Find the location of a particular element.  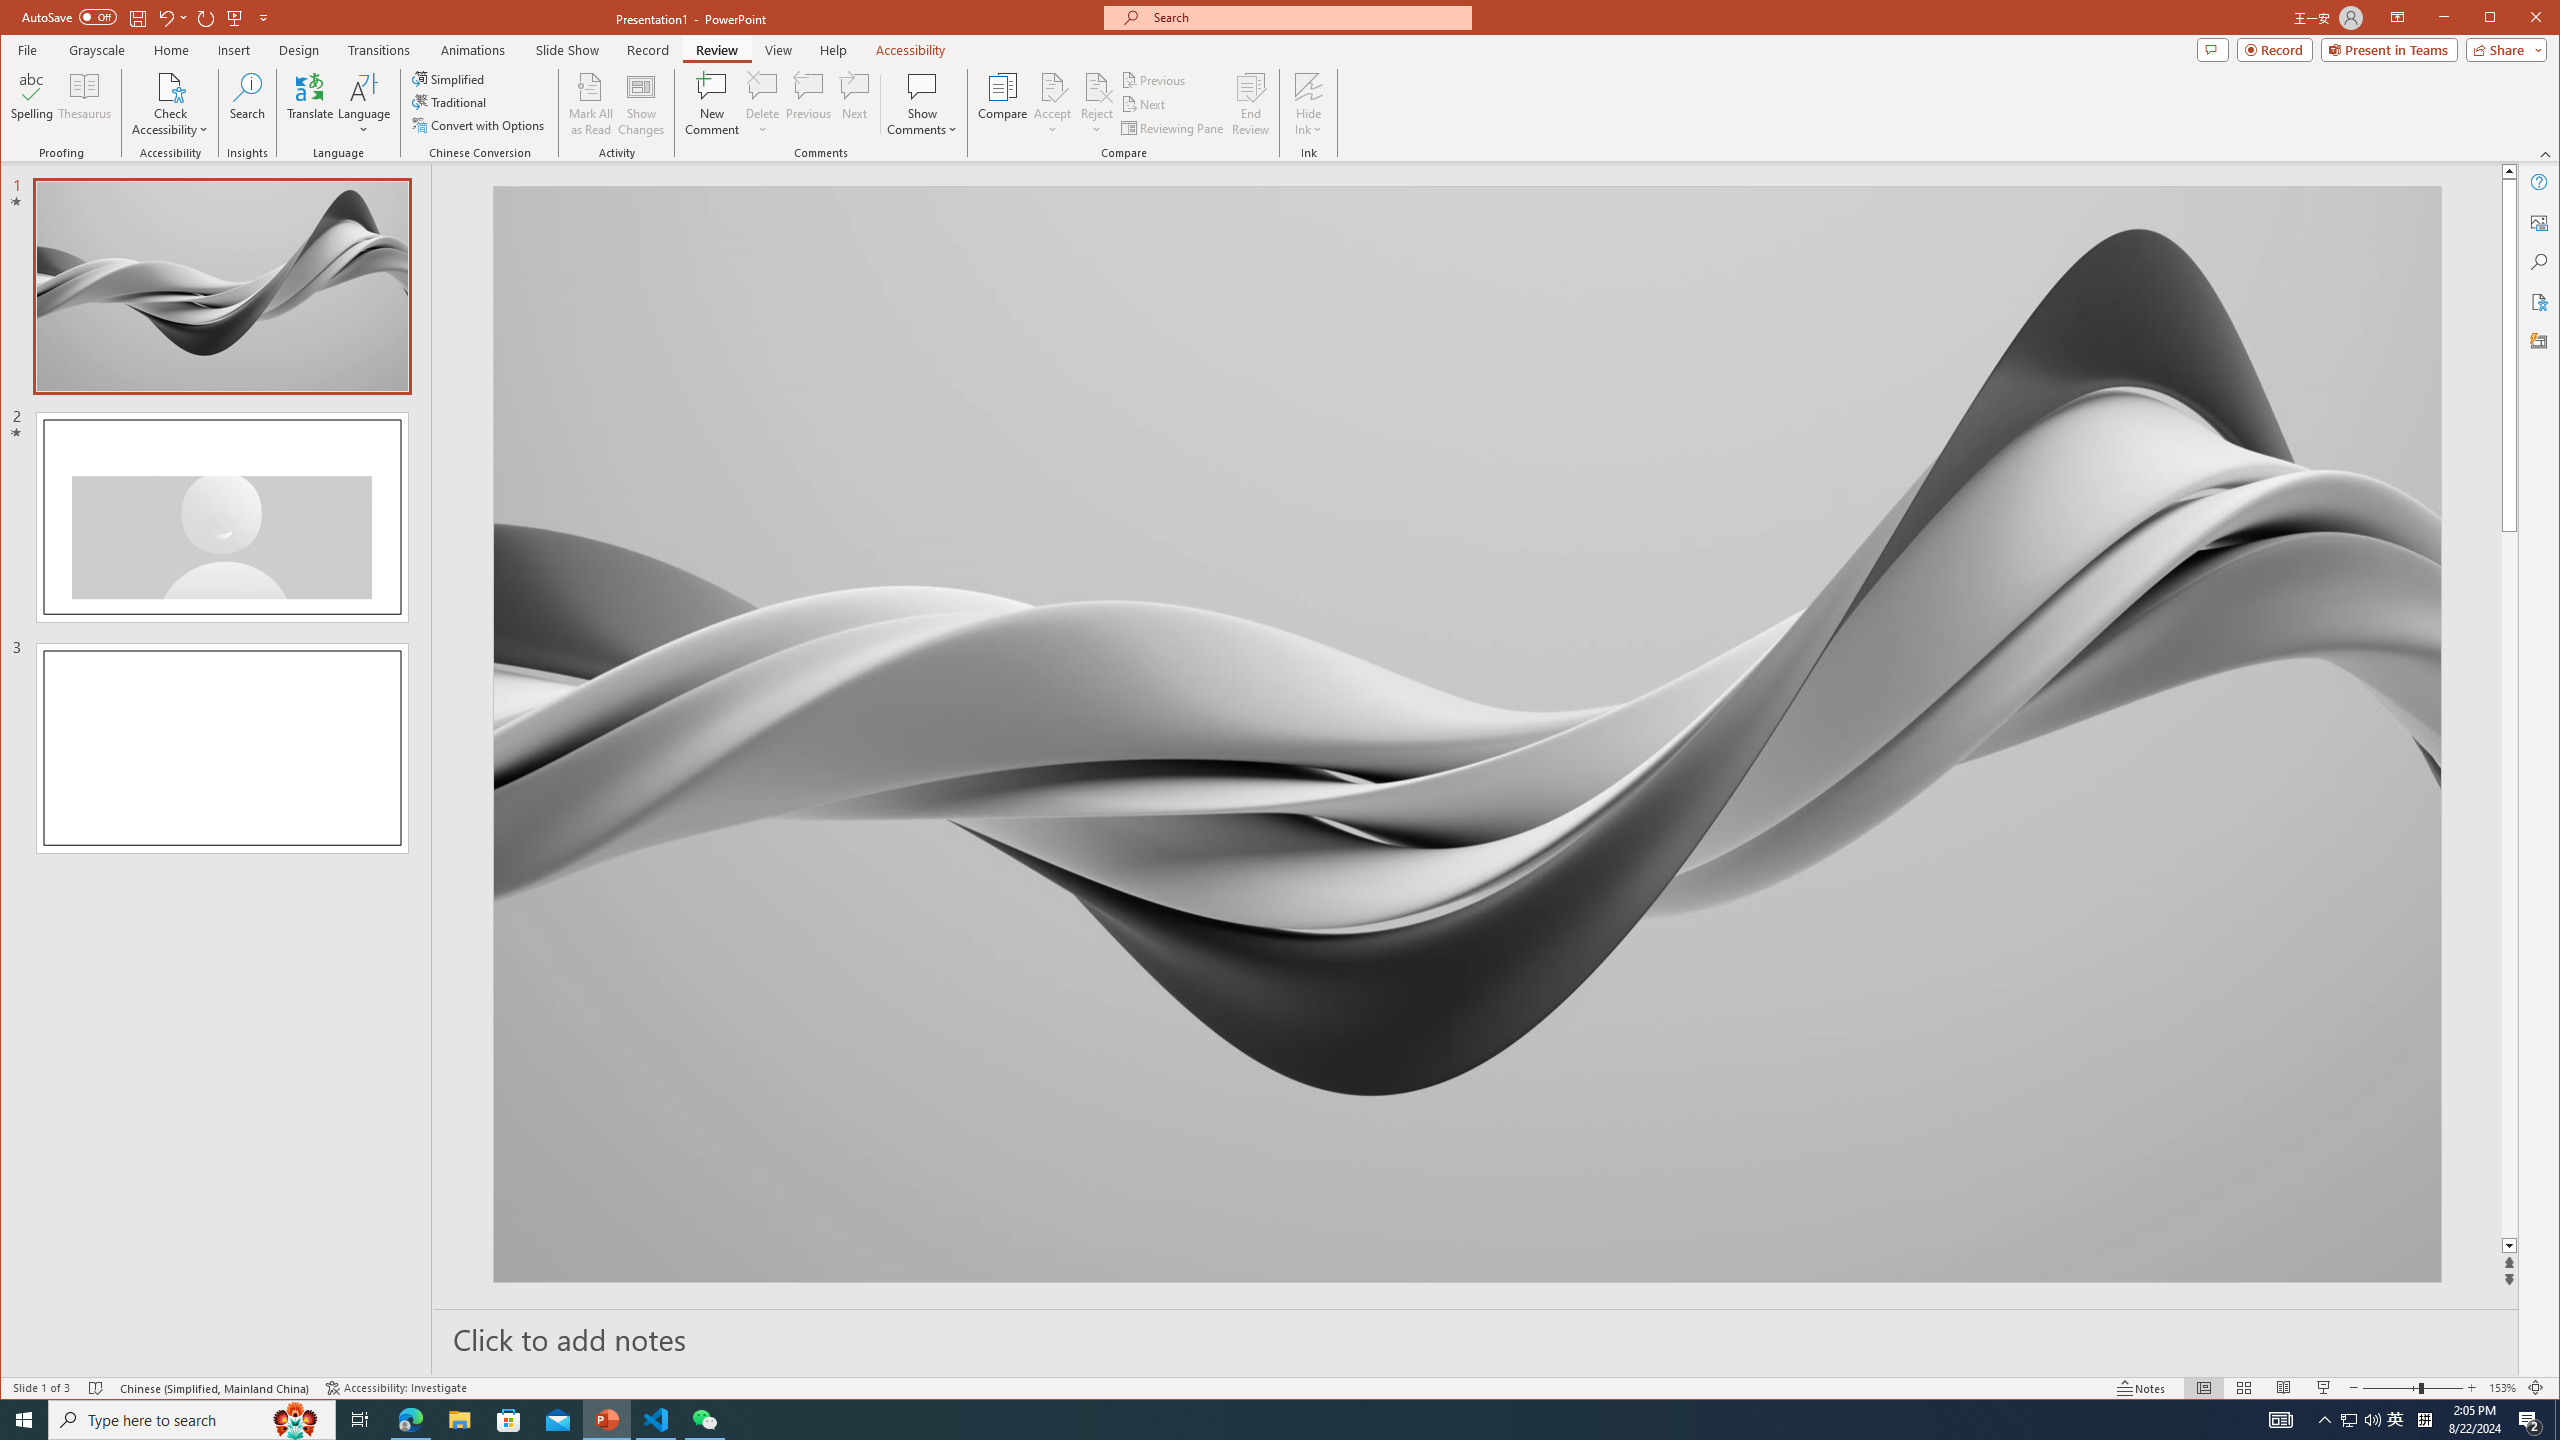

'Accept Change' is located at coordinates (1052, 85).